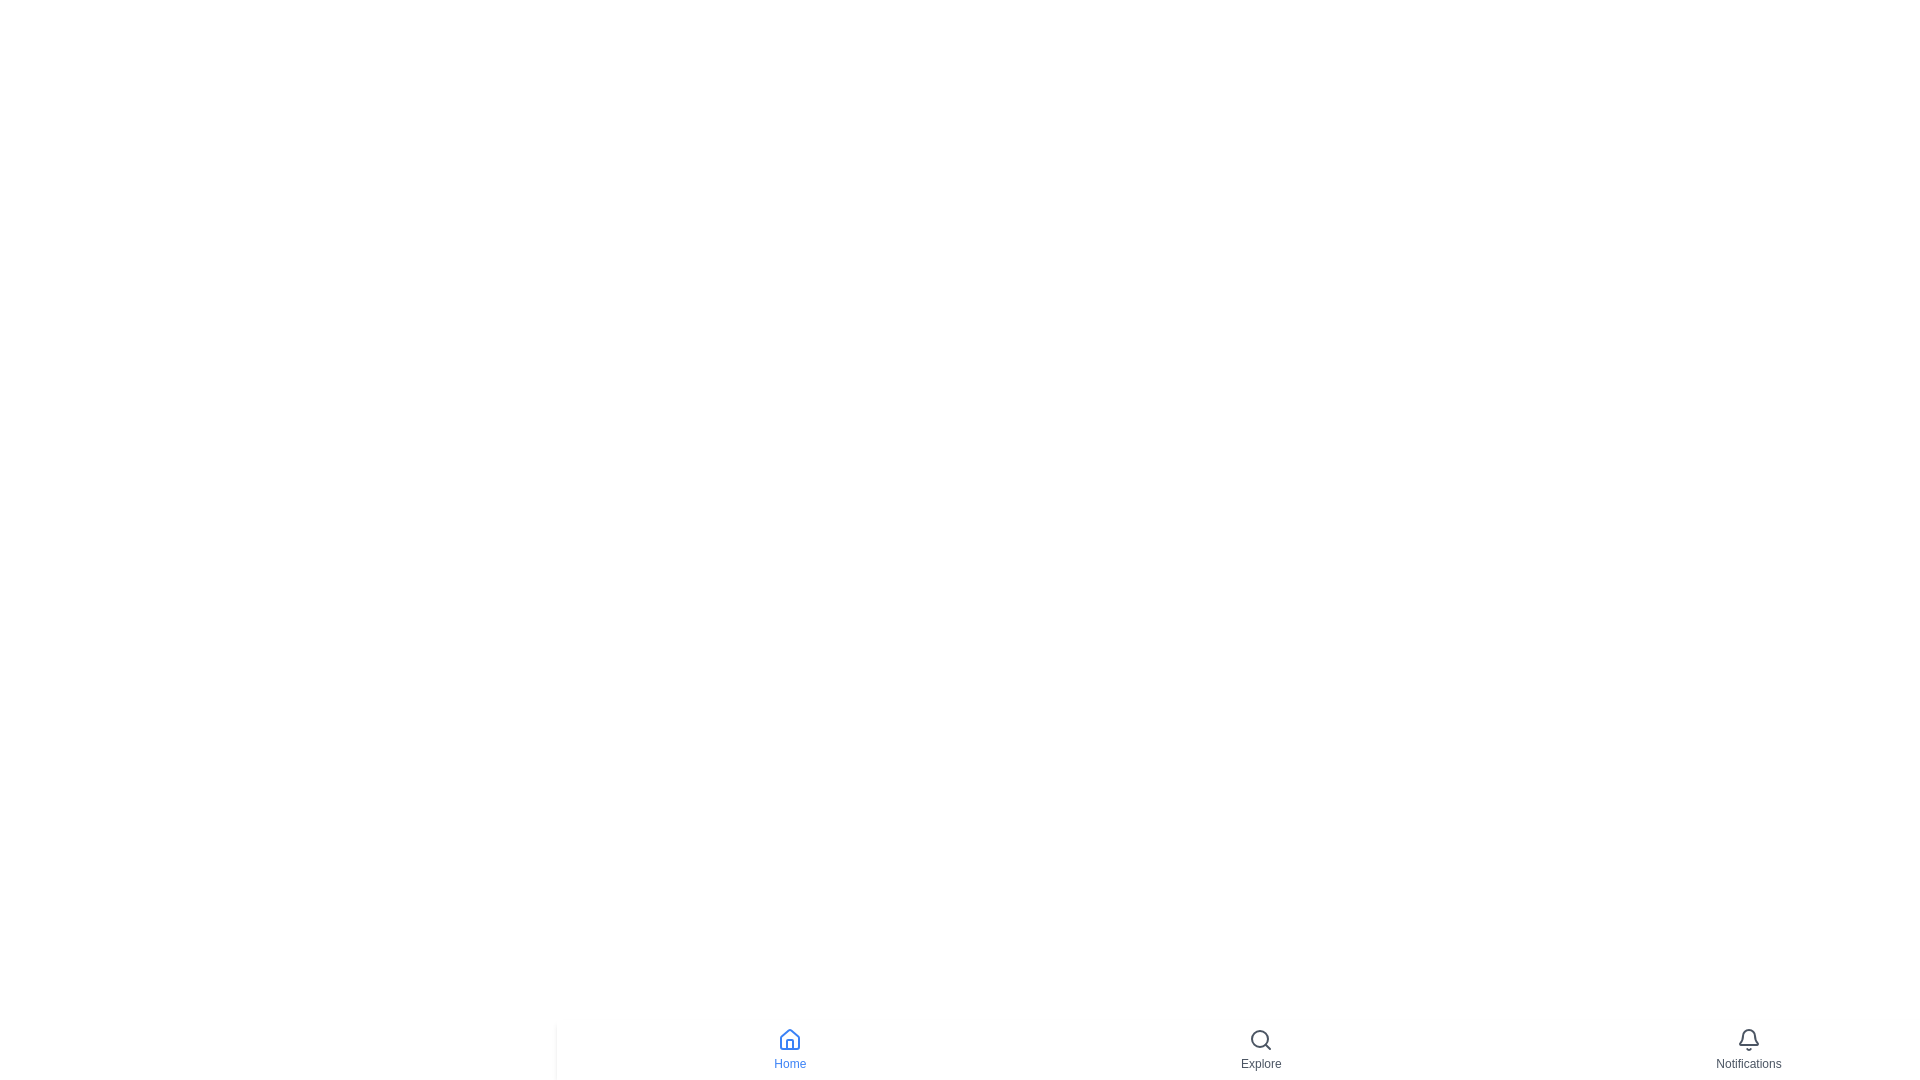  Describe the element at coordinates (1260, 1039) in the screenshot. I see `the magnifying glass icon in the bottom navigation bar under the 'Explore' label` at that location.